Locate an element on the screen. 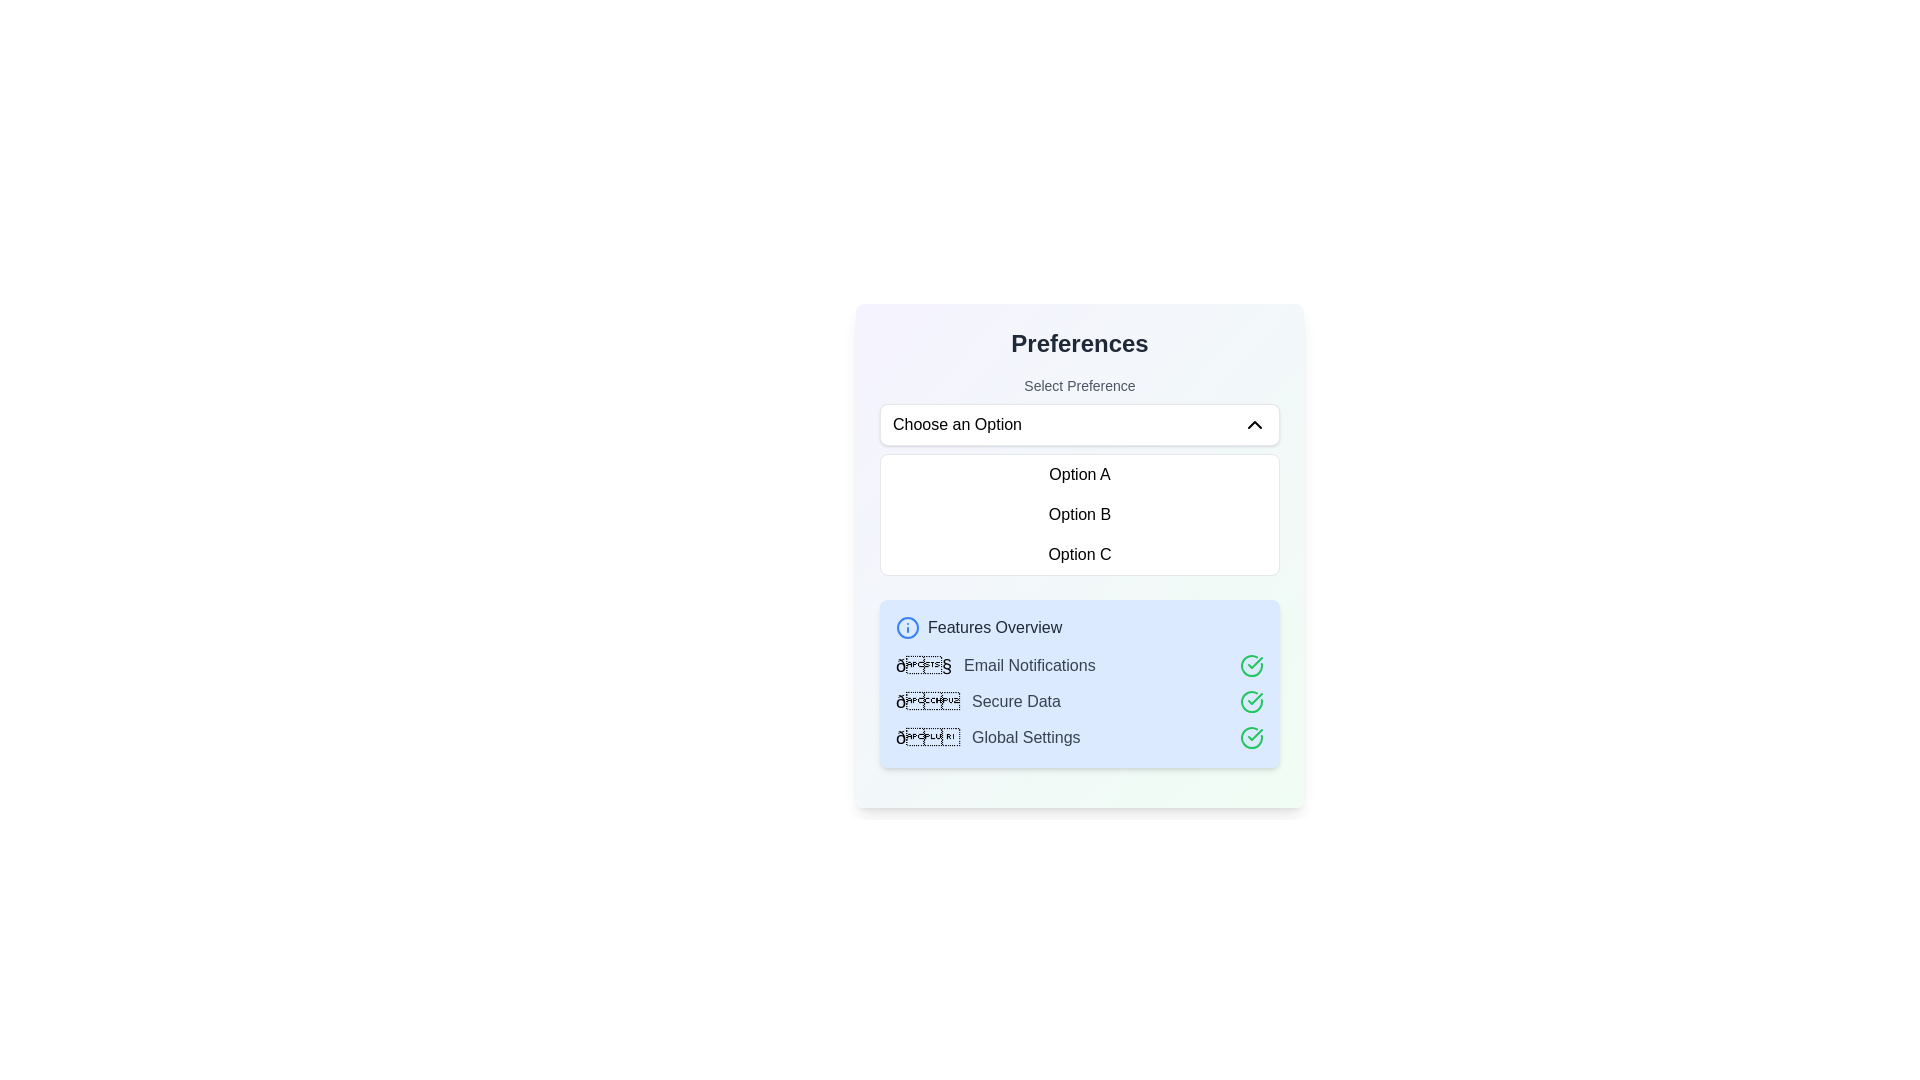 The width and height of the screenshot is (1920, 1080). the third option in the dropdown menu, located below 'Option A' and 'Option B' is located at coordinates (1079, 555).